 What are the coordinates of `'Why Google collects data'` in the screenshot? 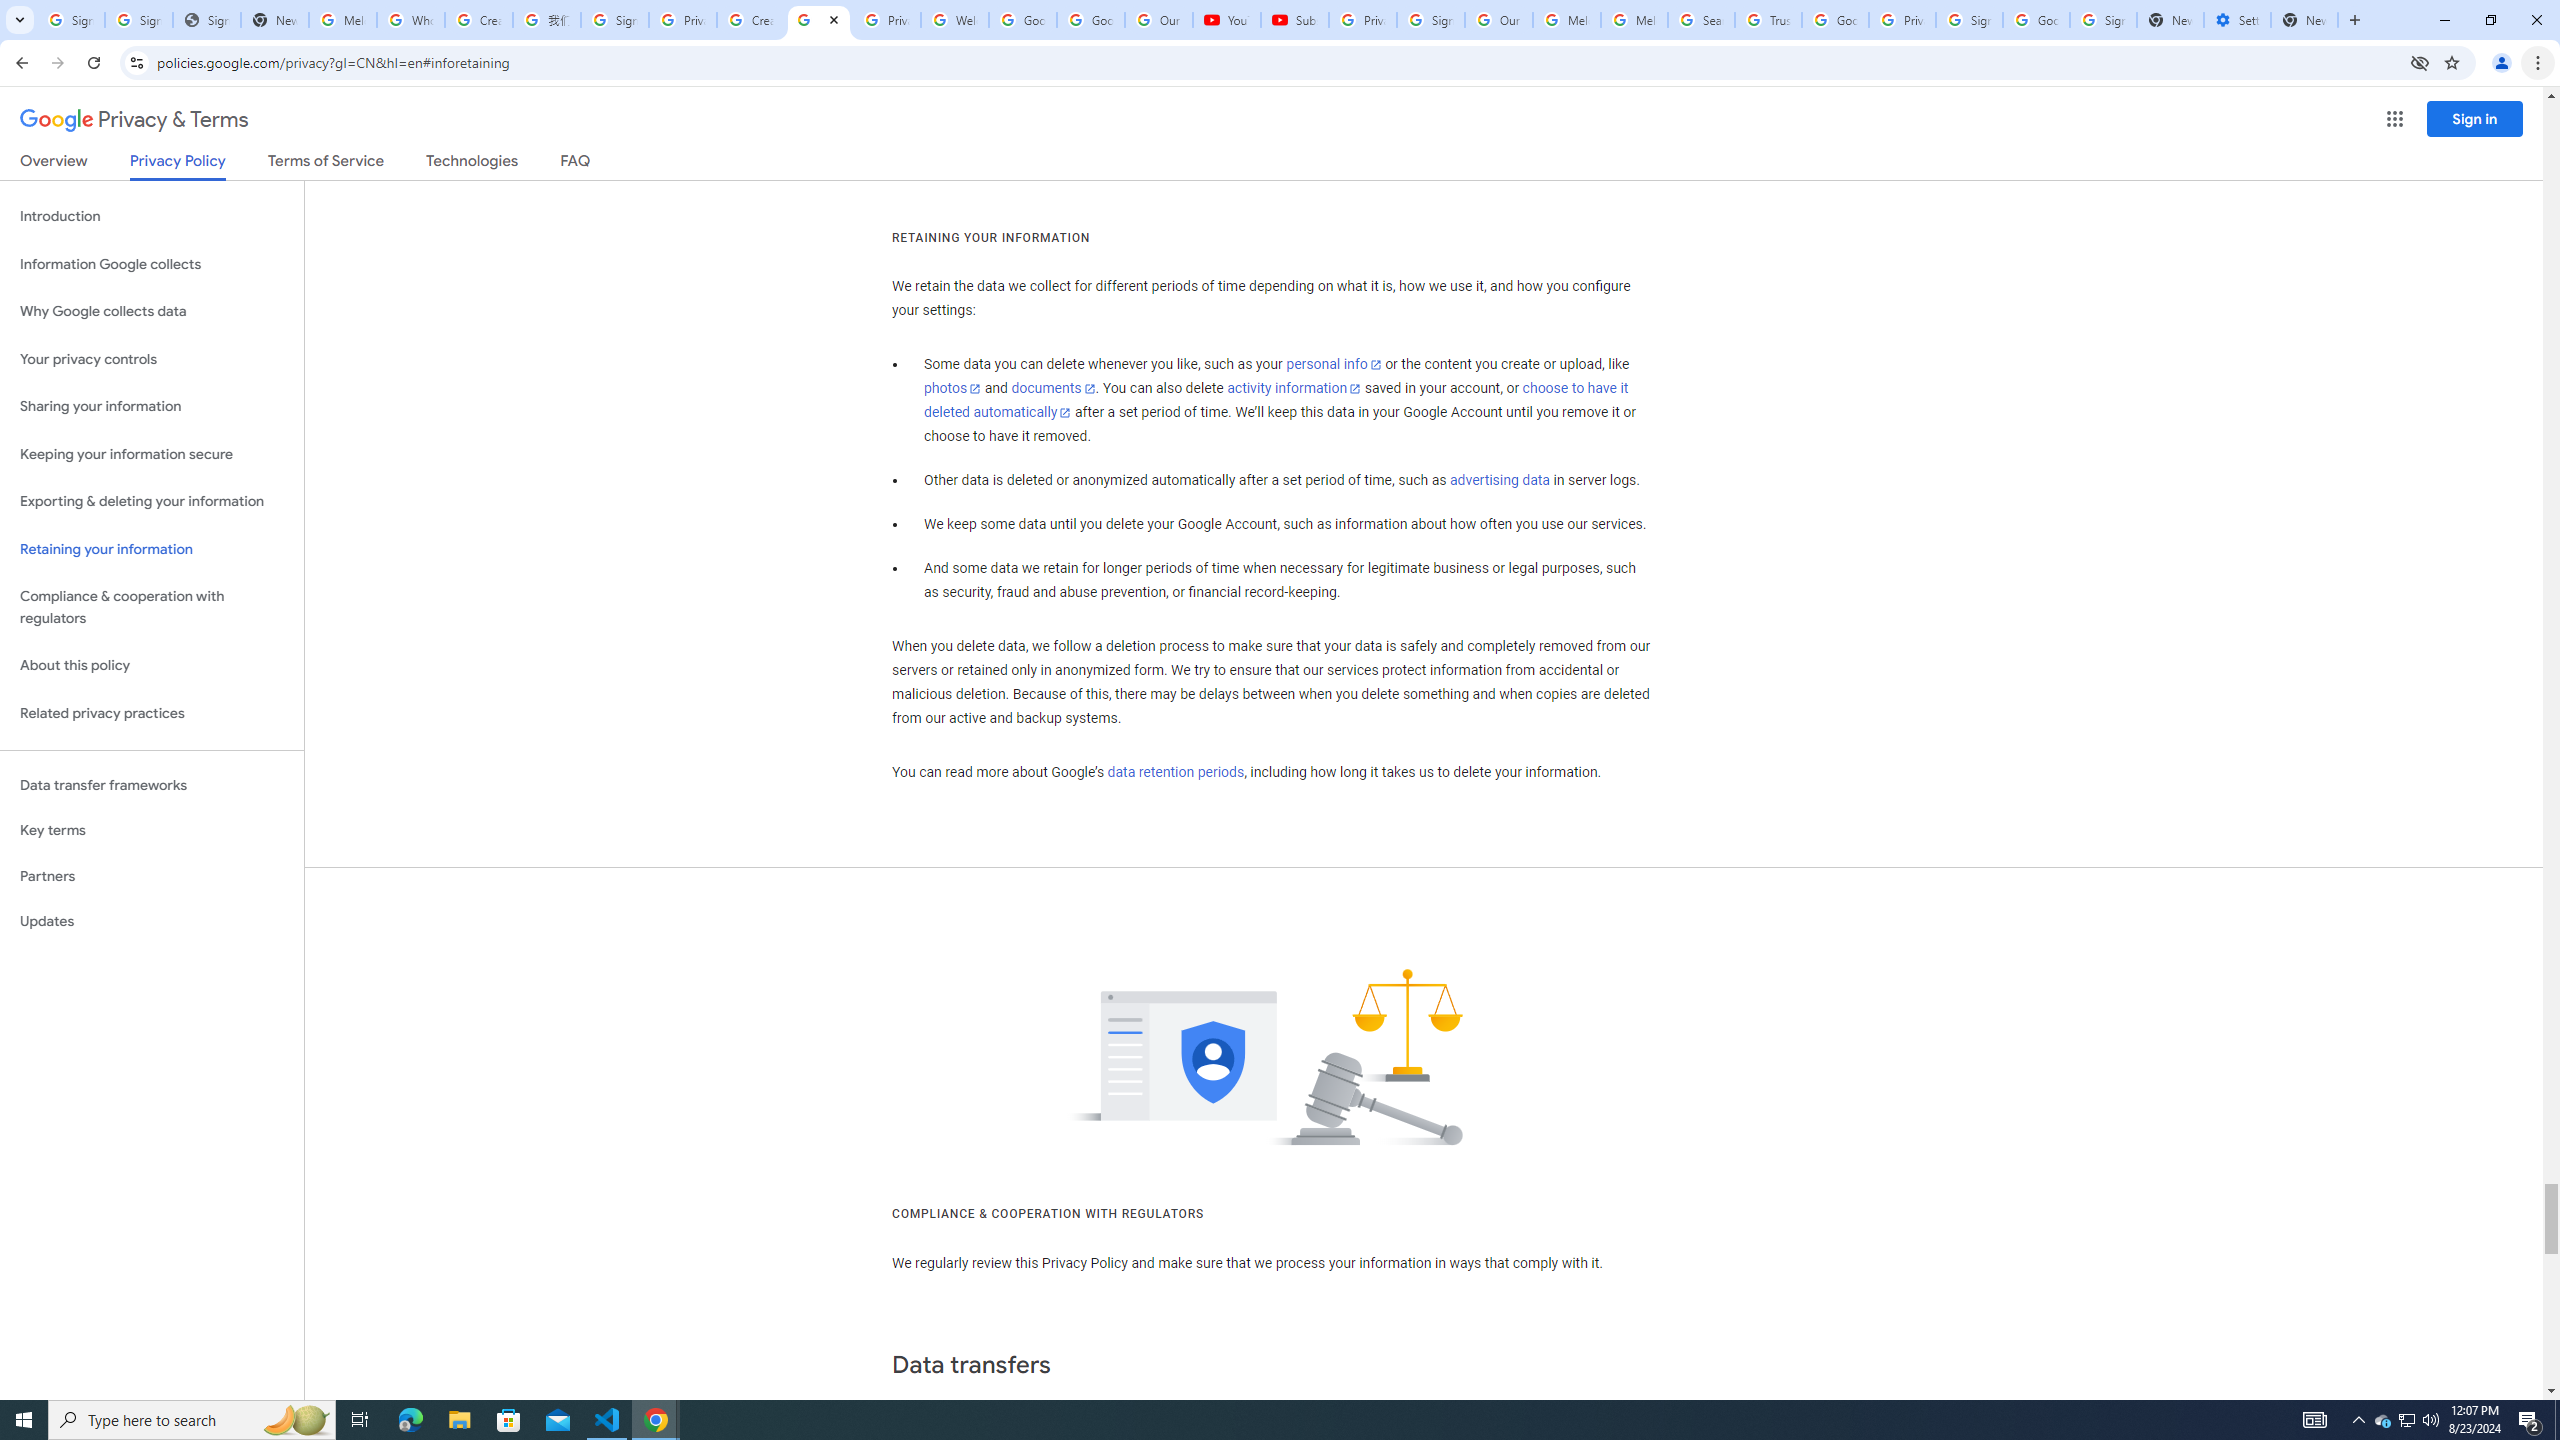 It's located at (151, 310).